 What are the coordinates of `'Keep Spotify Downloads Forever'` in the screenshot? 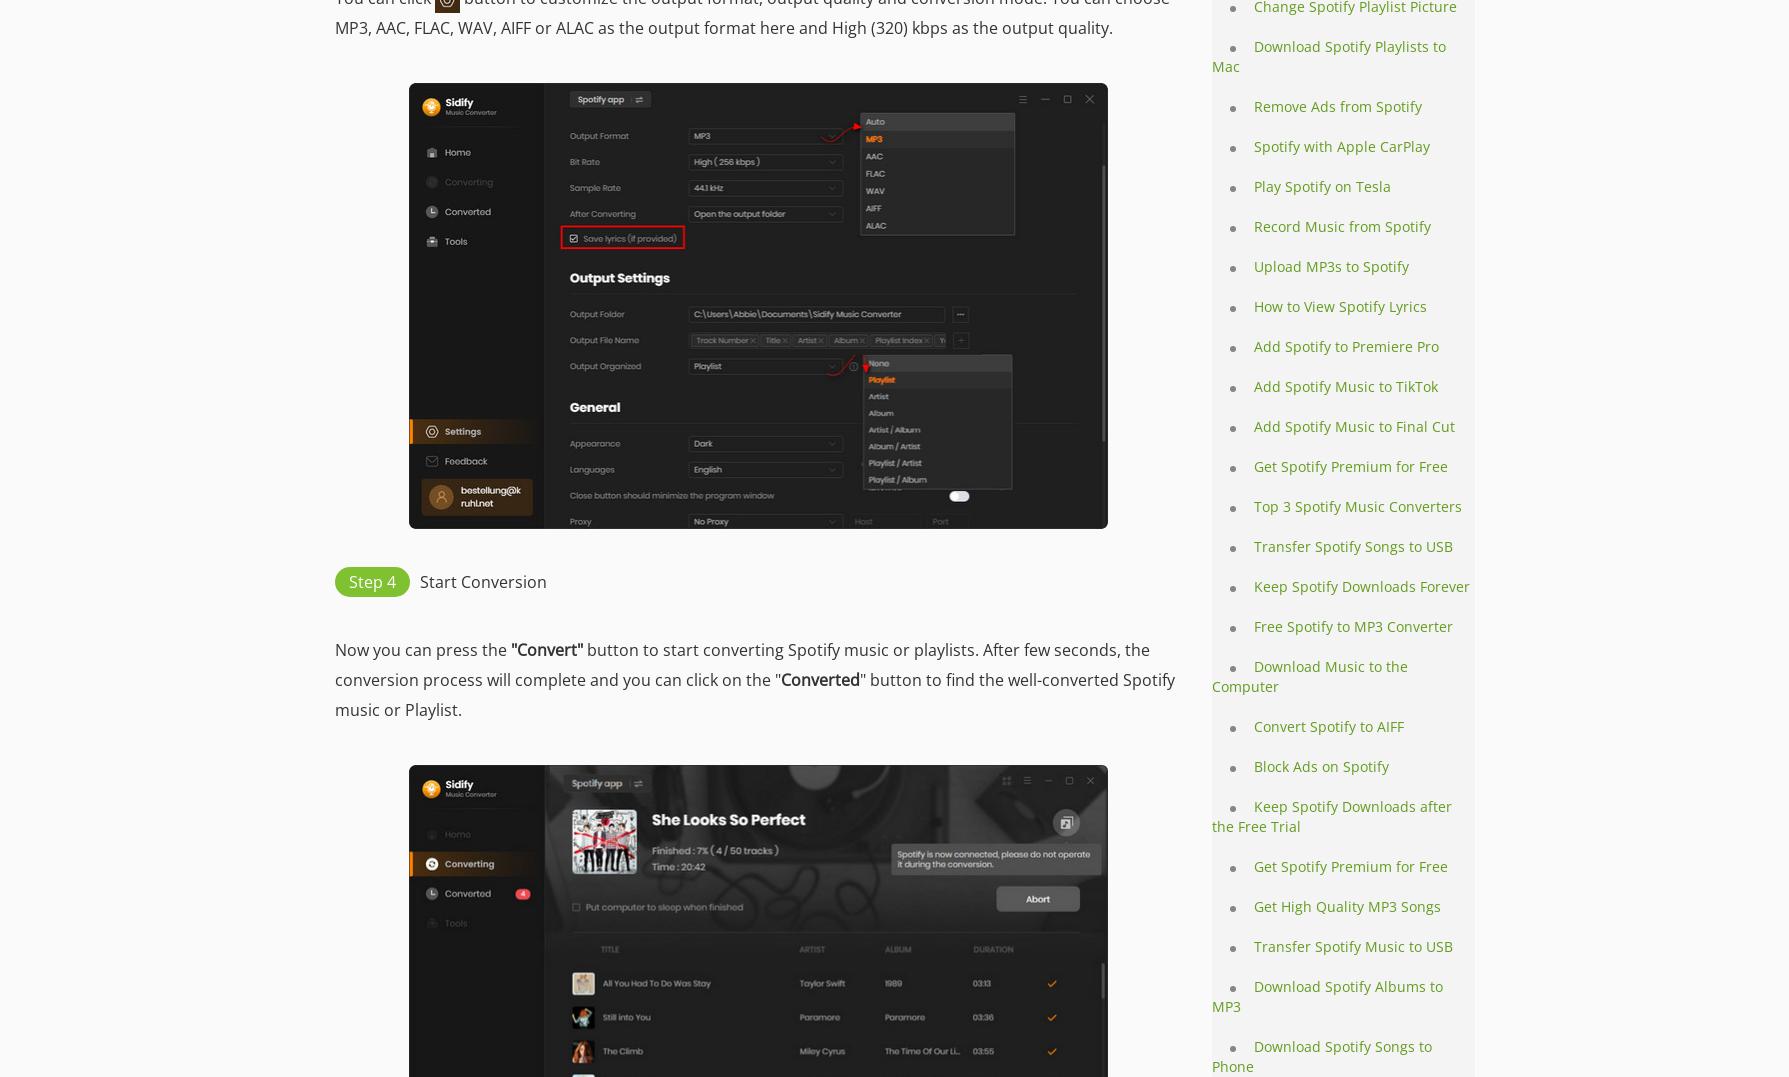 It's located at (1361, 585).